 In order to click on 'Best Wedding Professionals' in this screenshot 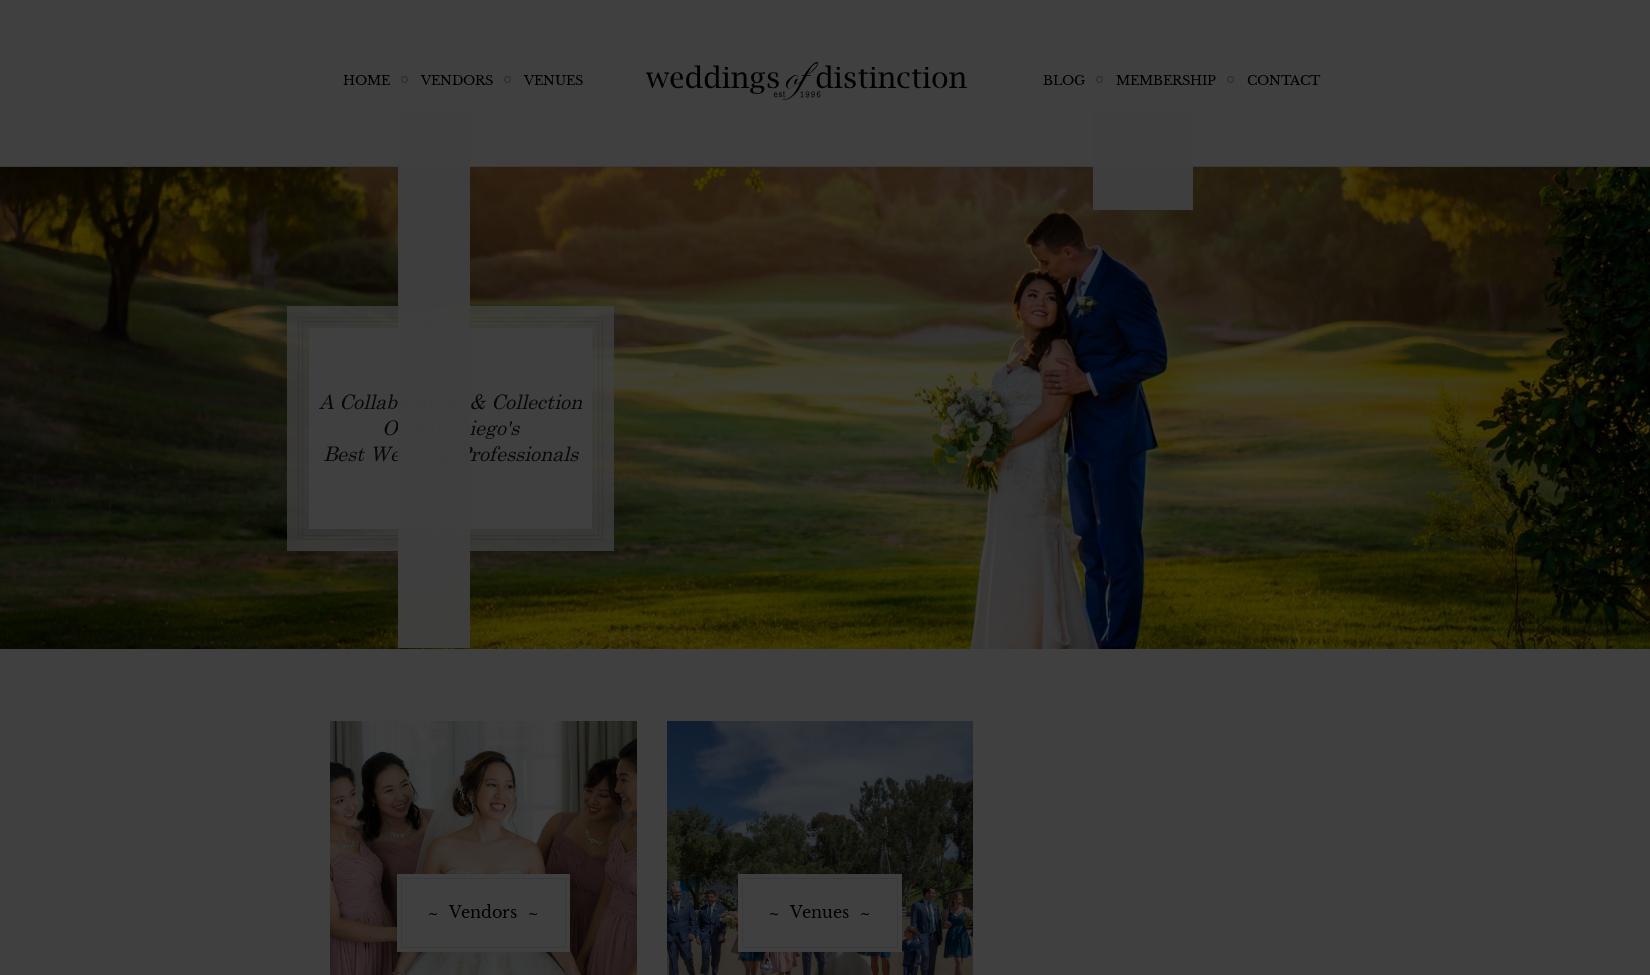, I will do `click(323, 452)`.